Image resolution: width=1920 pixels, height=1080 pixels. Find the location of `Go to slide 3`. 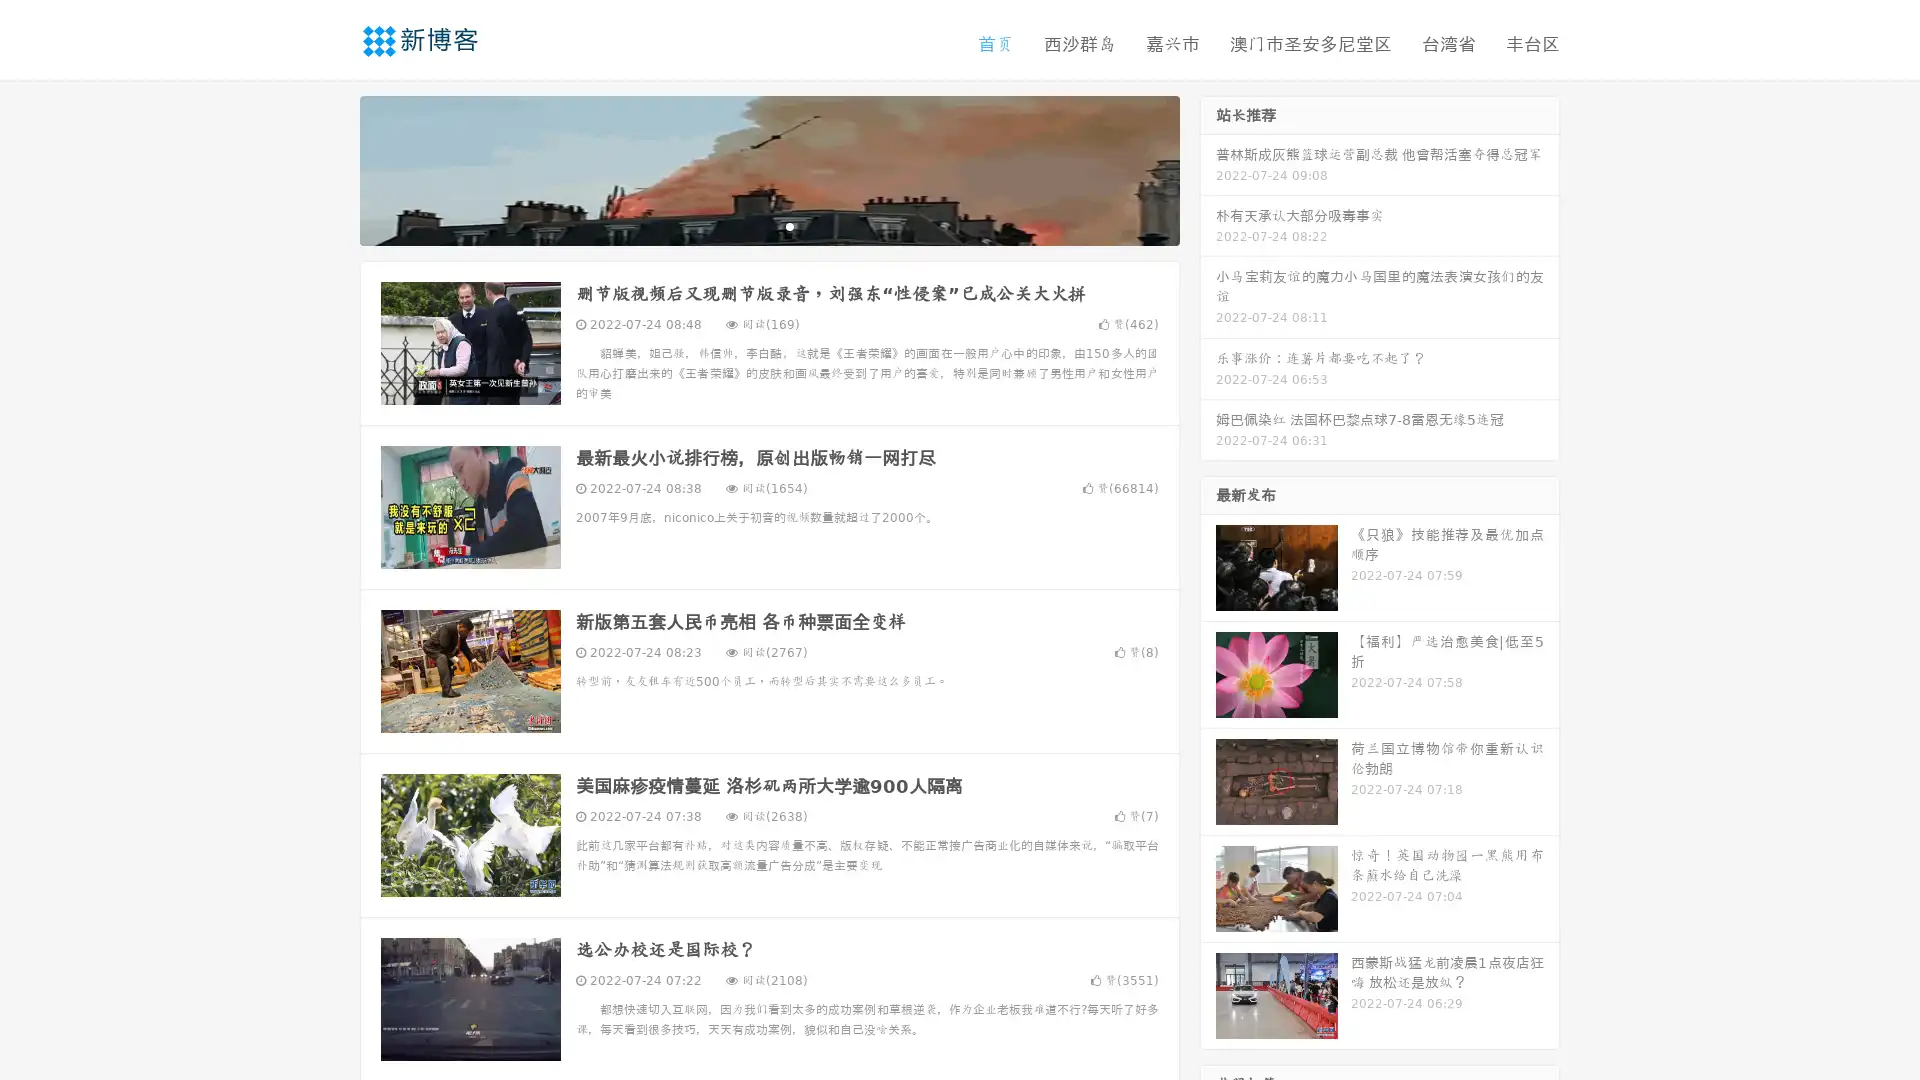

Go to slide 3 is located at coordinates (789, 225).